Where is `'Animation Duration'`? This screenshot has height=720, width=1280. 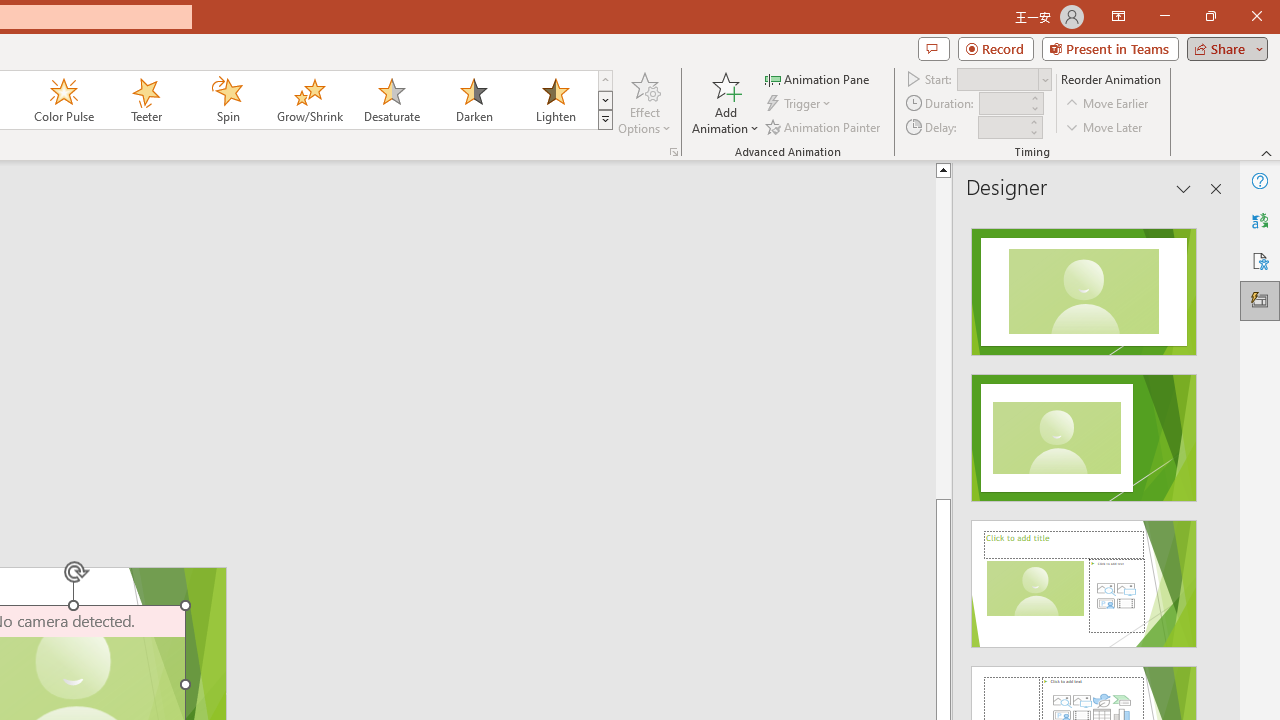
'Animation Duration' is located at coordinates (1003, 103).